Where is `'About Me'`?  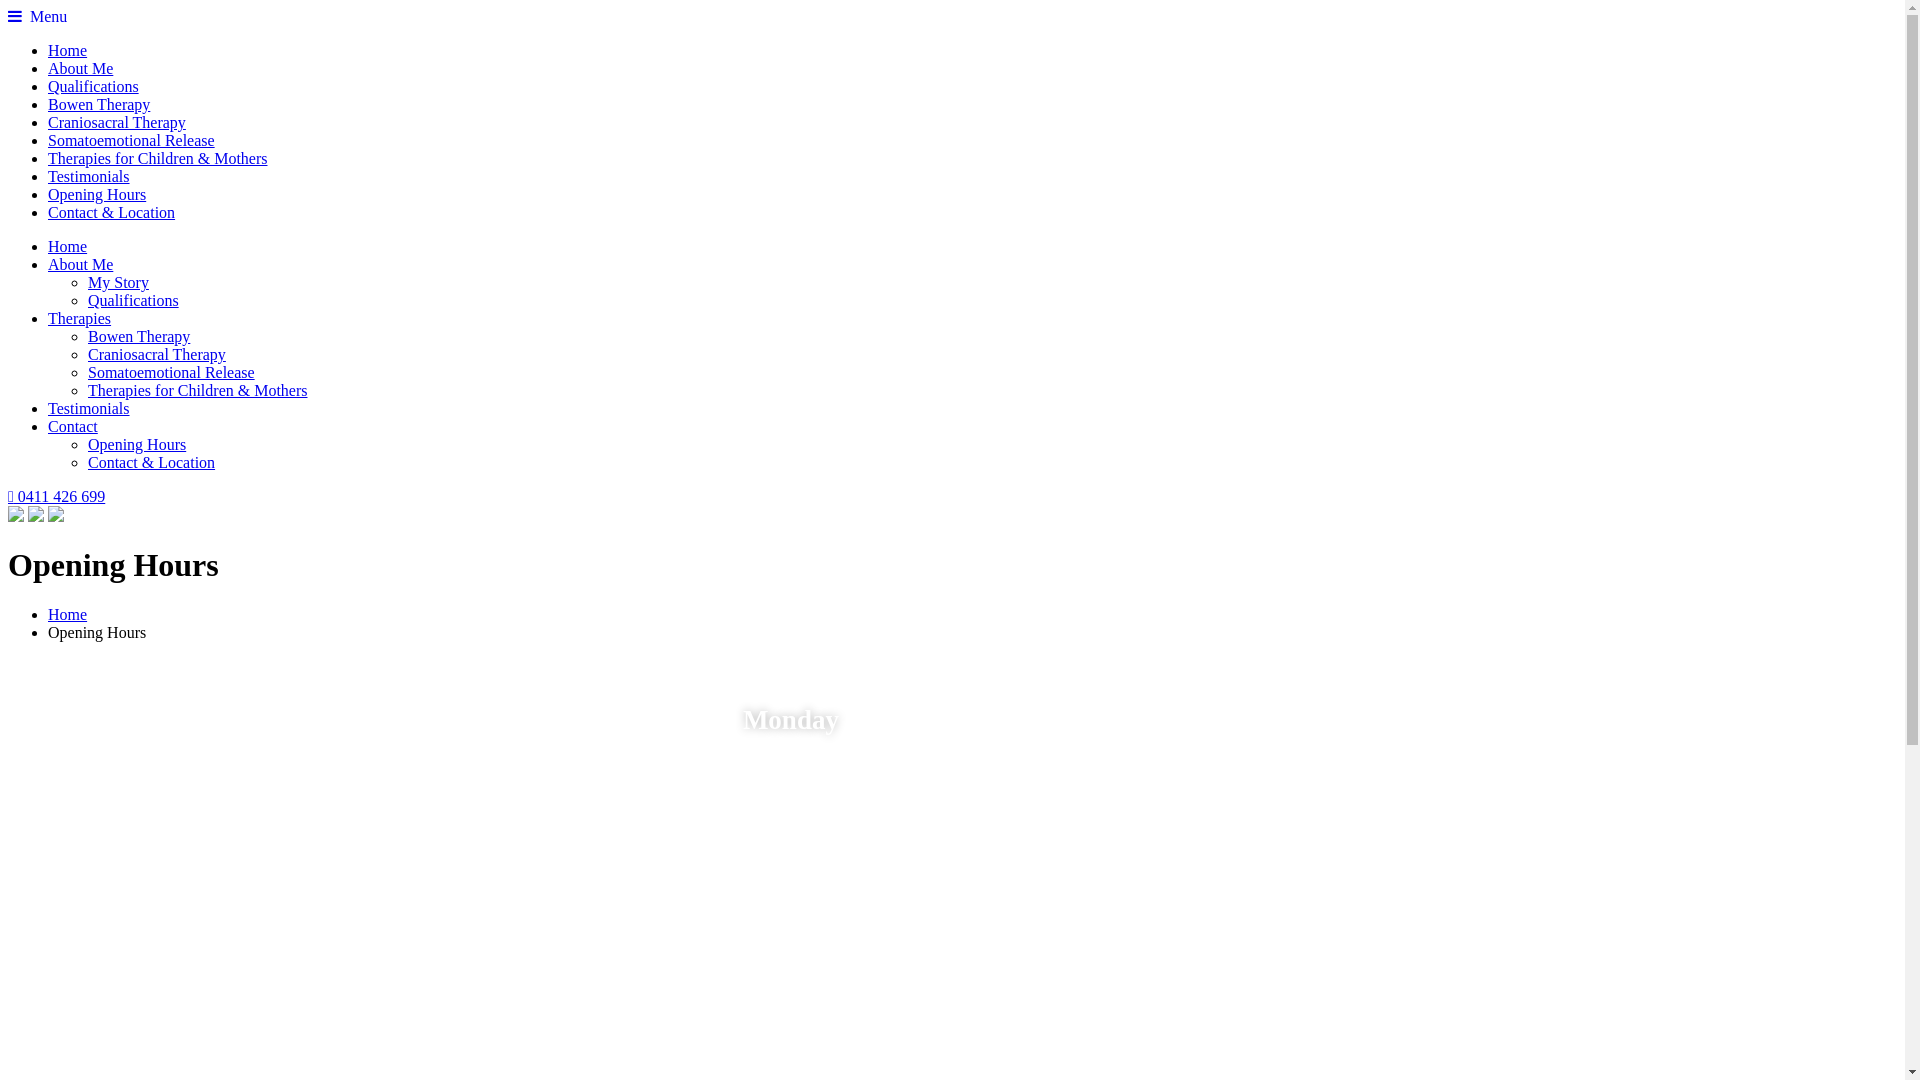 'About Me' is located at coordinates (80, 263).